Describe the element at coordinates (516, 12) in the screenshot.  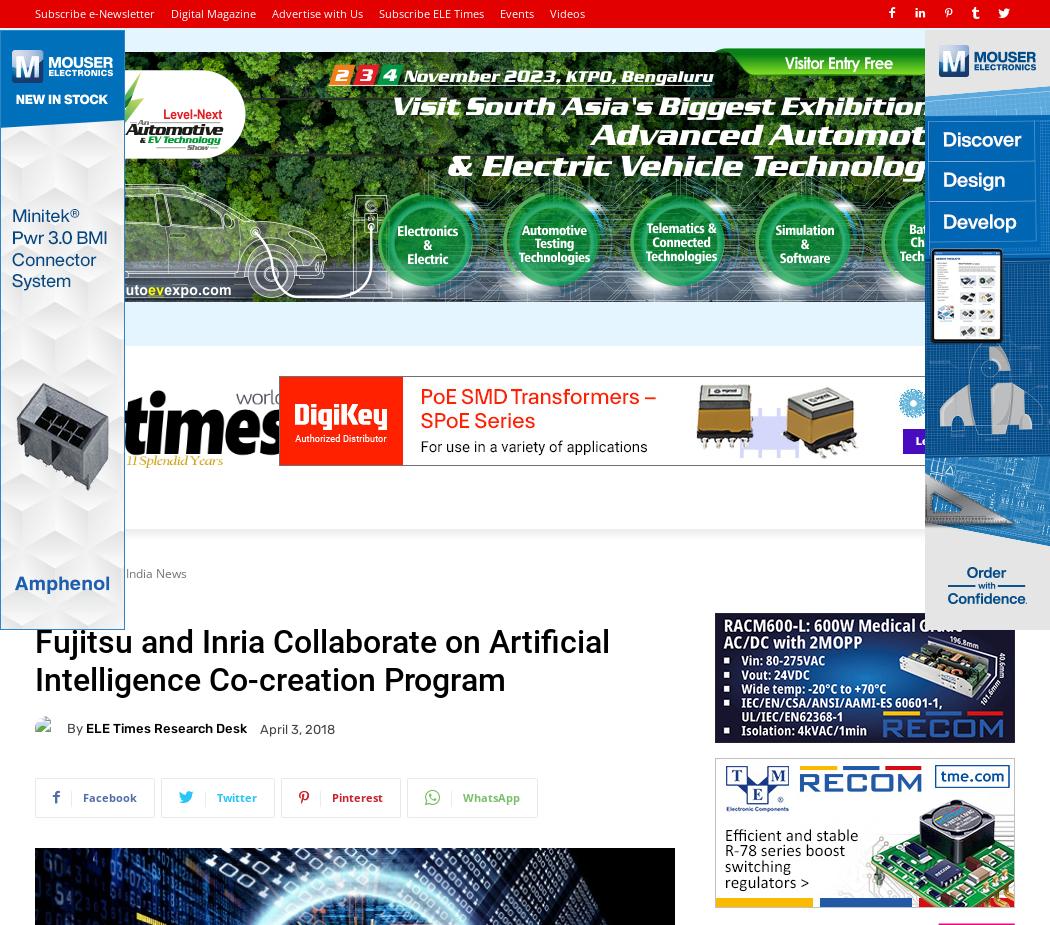
I see `'Events'` at that location.